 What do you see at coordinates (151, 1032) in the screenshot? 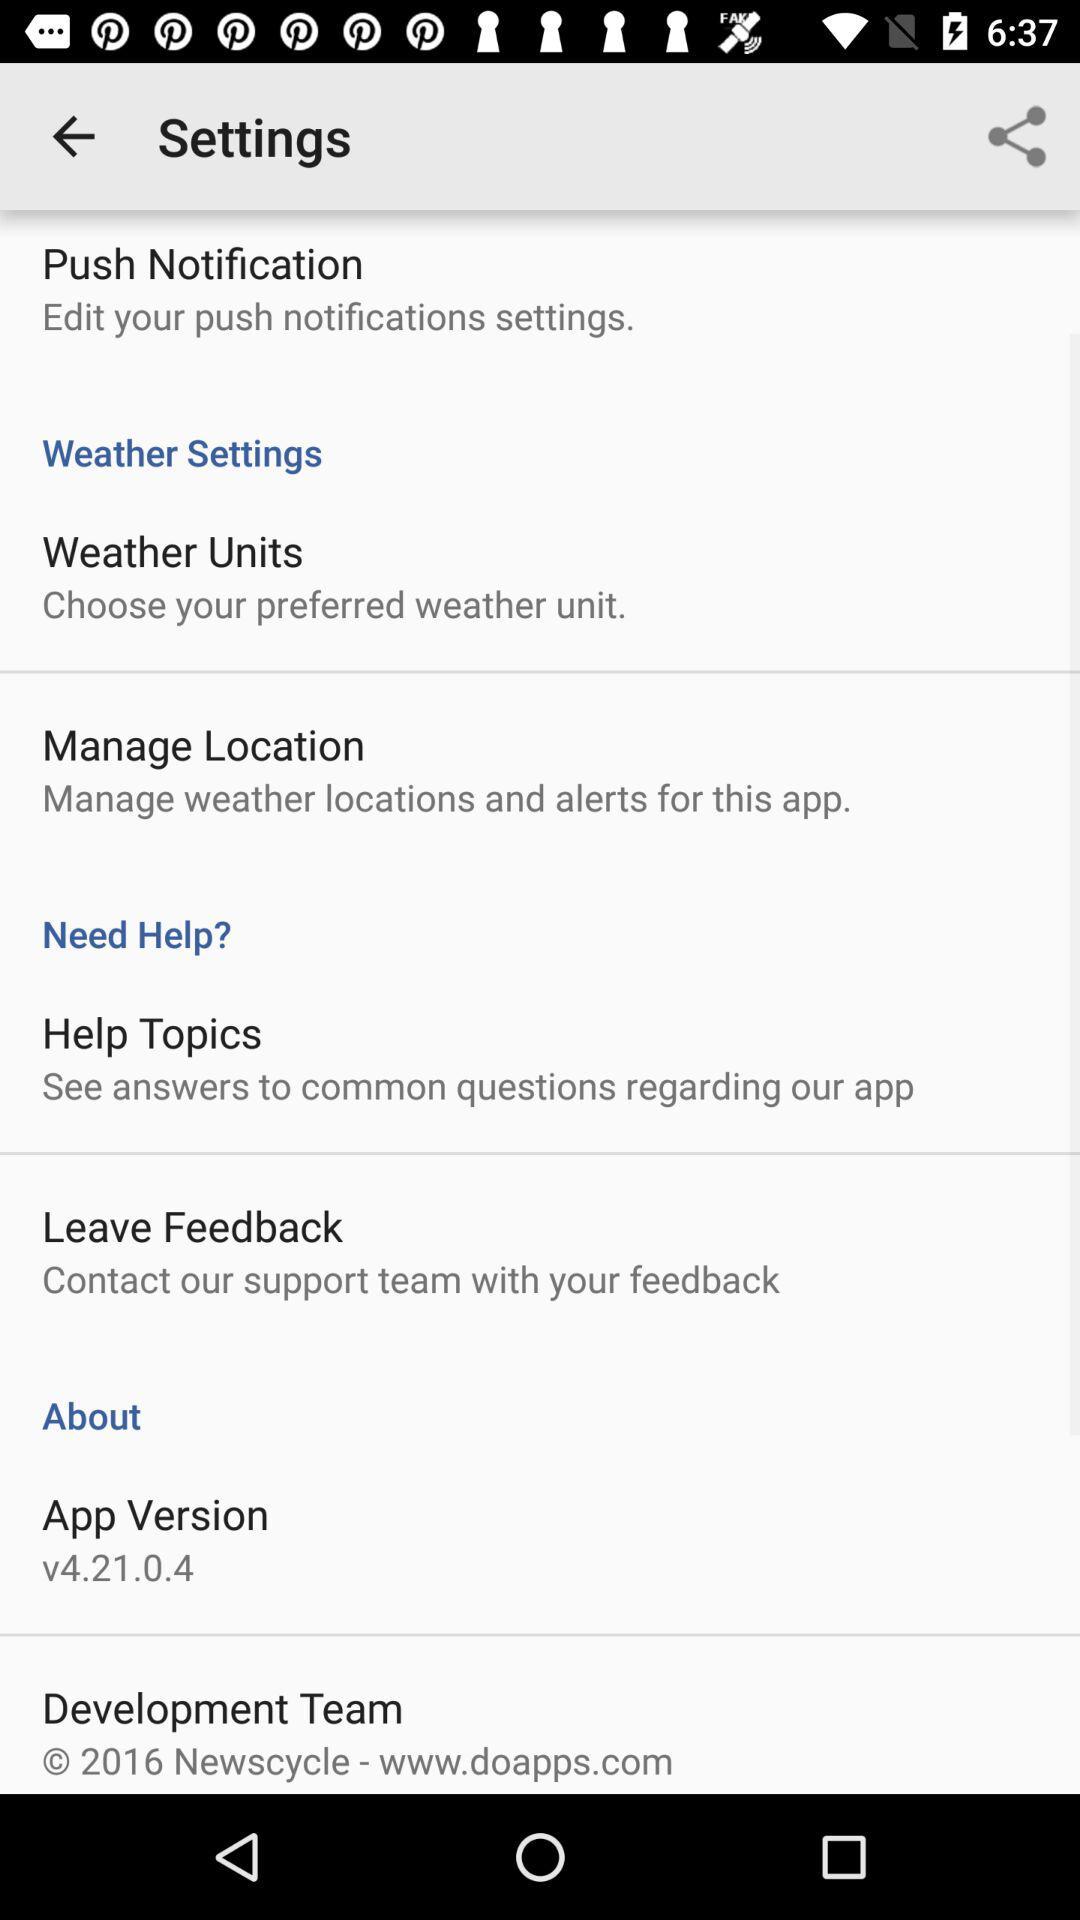
I see `the help topics item` at bounding box center [151, 1032].